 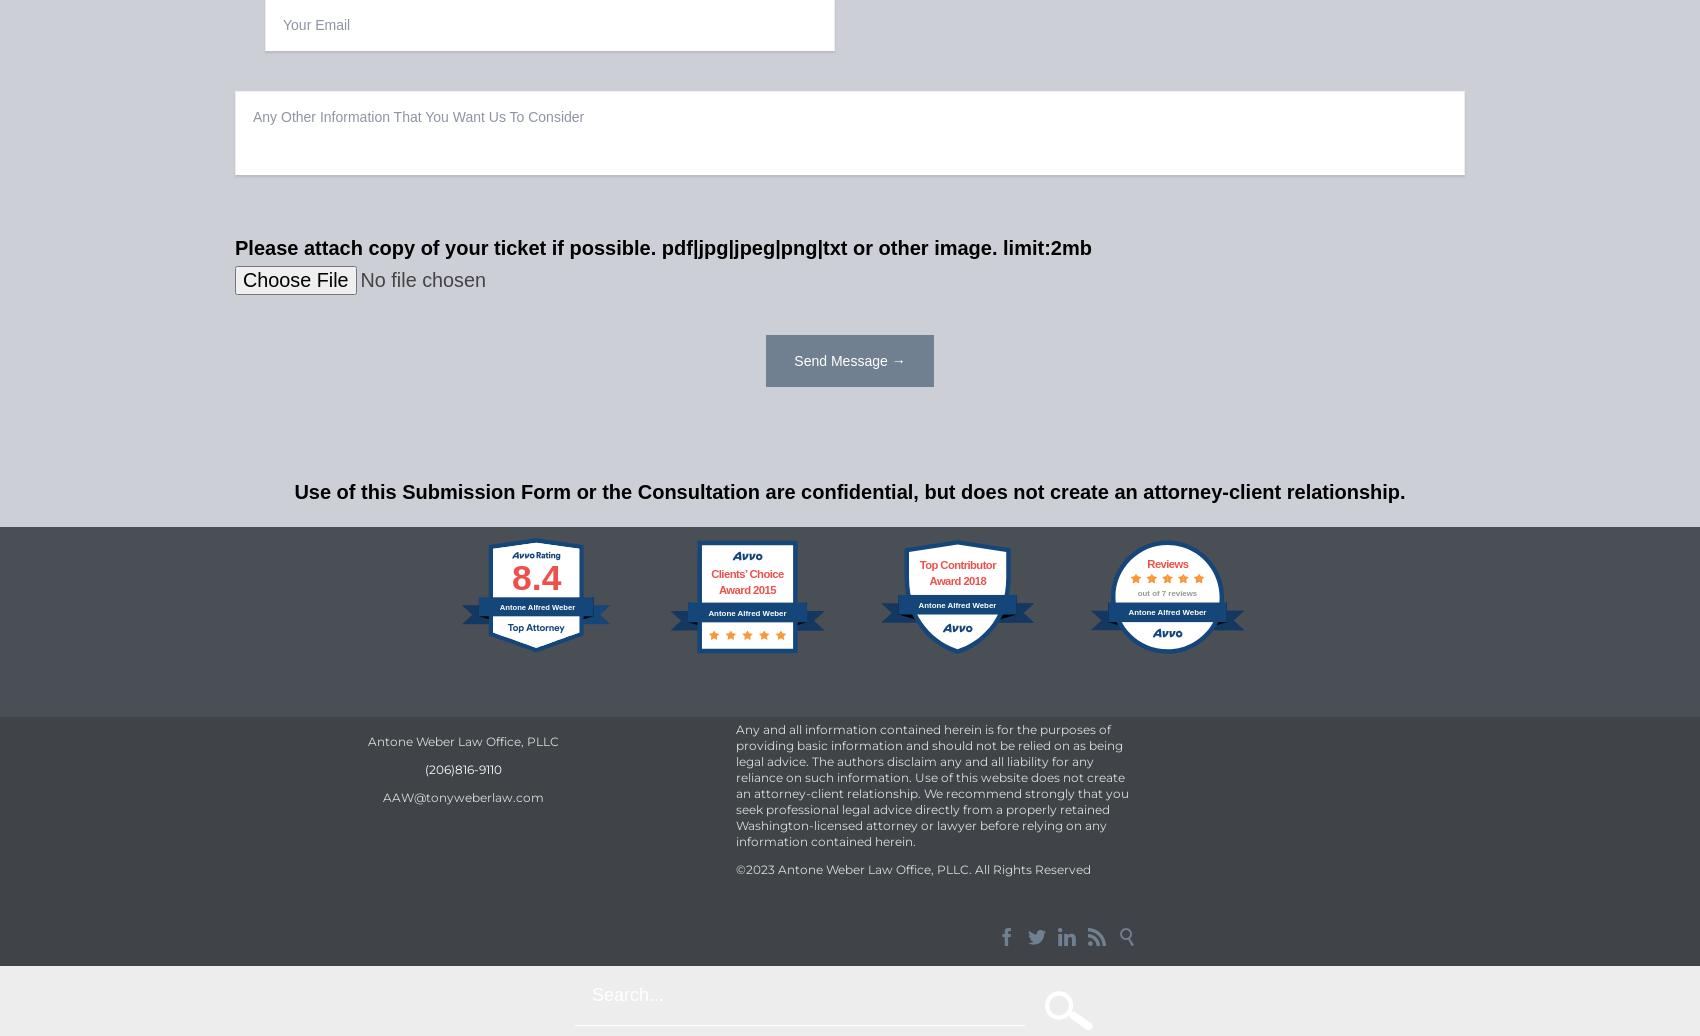 What do you see at coordinates (663, 248) in the screenshot?
I see `'Please attach copy of your ticket if possible. pdf|jpg|jpeg|png|txt or other image. limit:2mb'` at bounding box center [663, 248].